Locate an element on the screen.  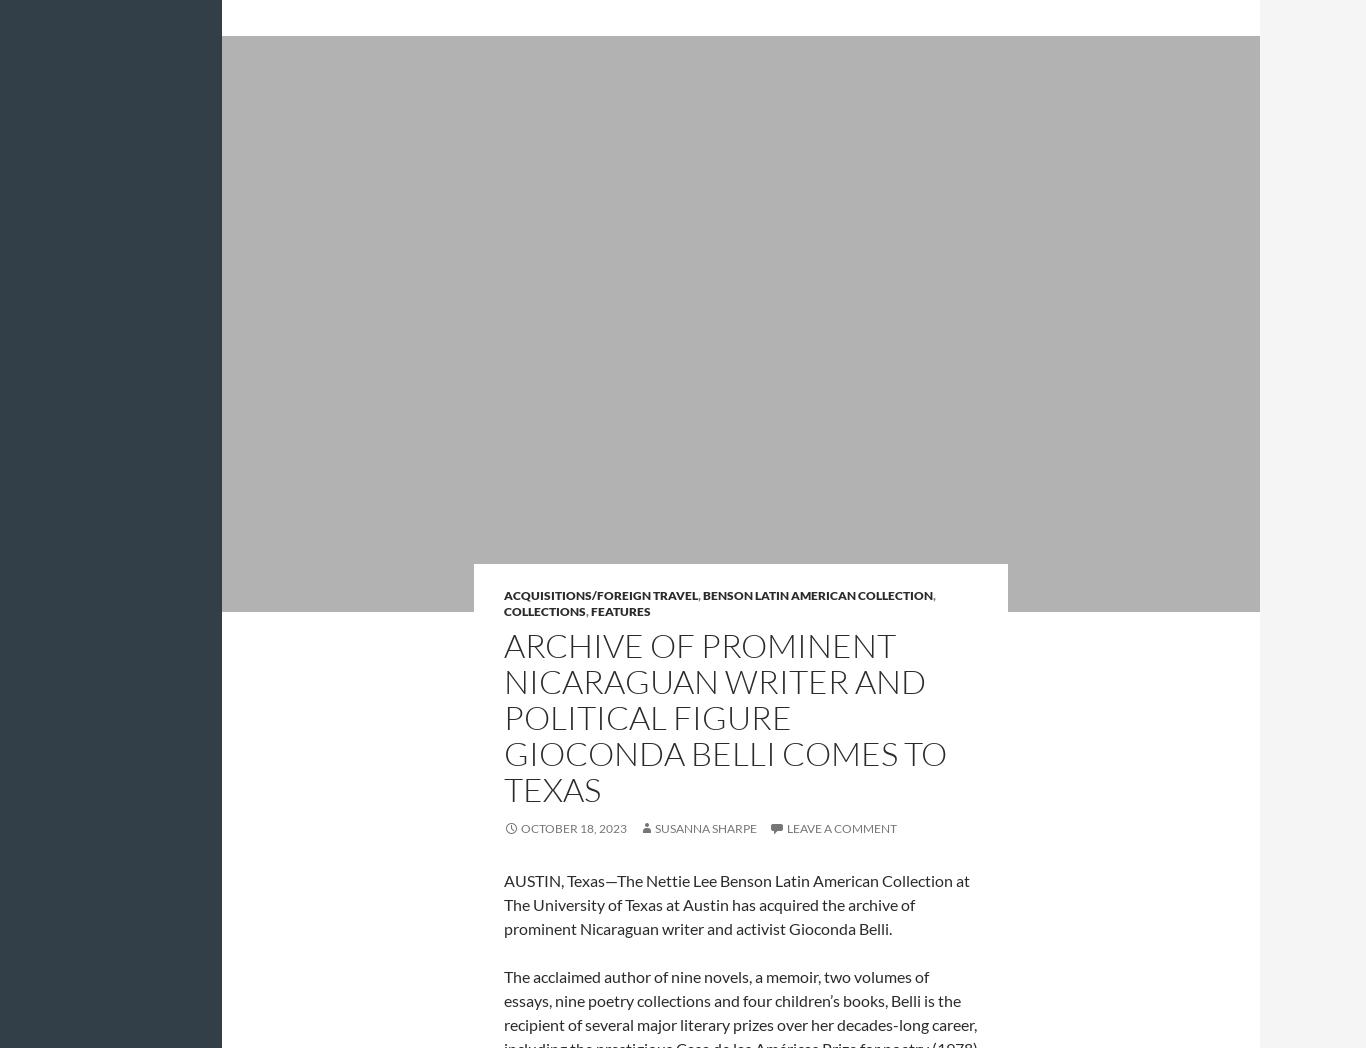
'Leave a comment' is located at coordinates (841, 826).